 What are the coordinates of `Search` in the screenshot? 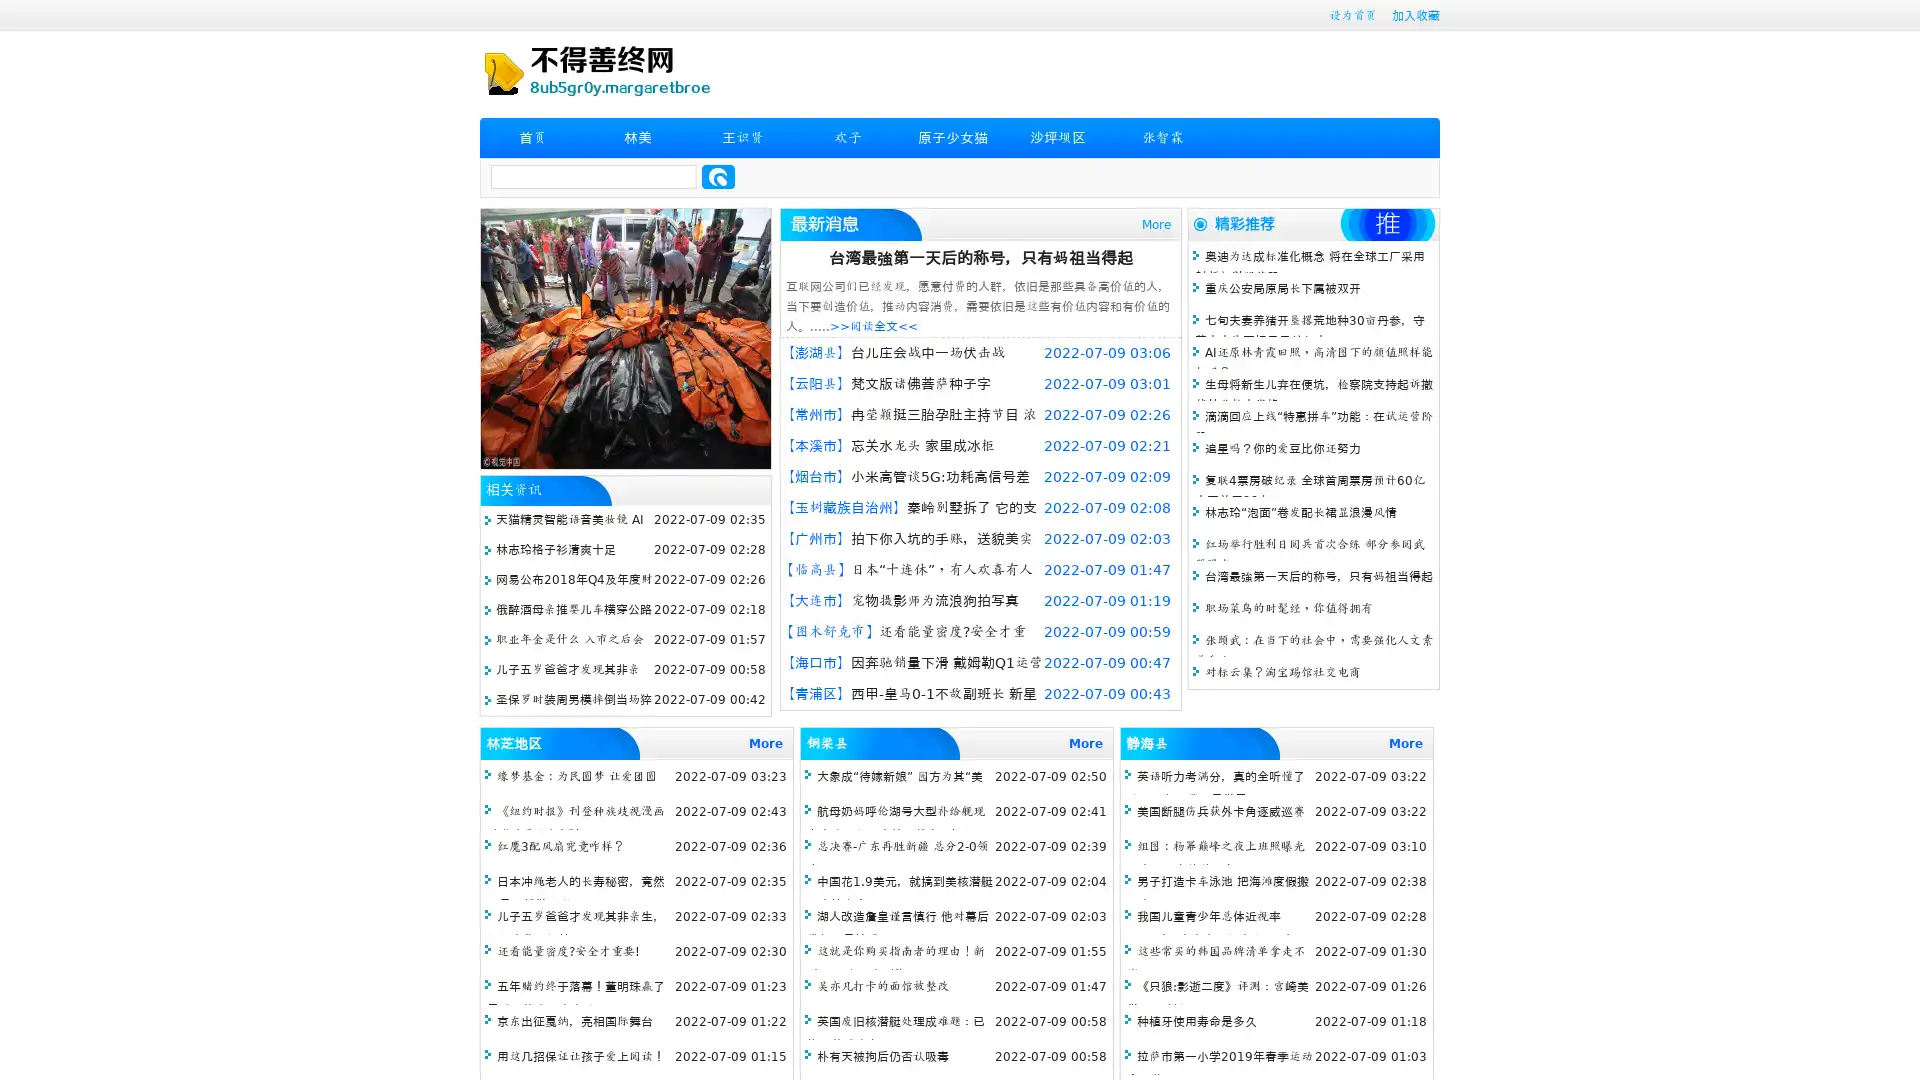 It's located at (718, 176).